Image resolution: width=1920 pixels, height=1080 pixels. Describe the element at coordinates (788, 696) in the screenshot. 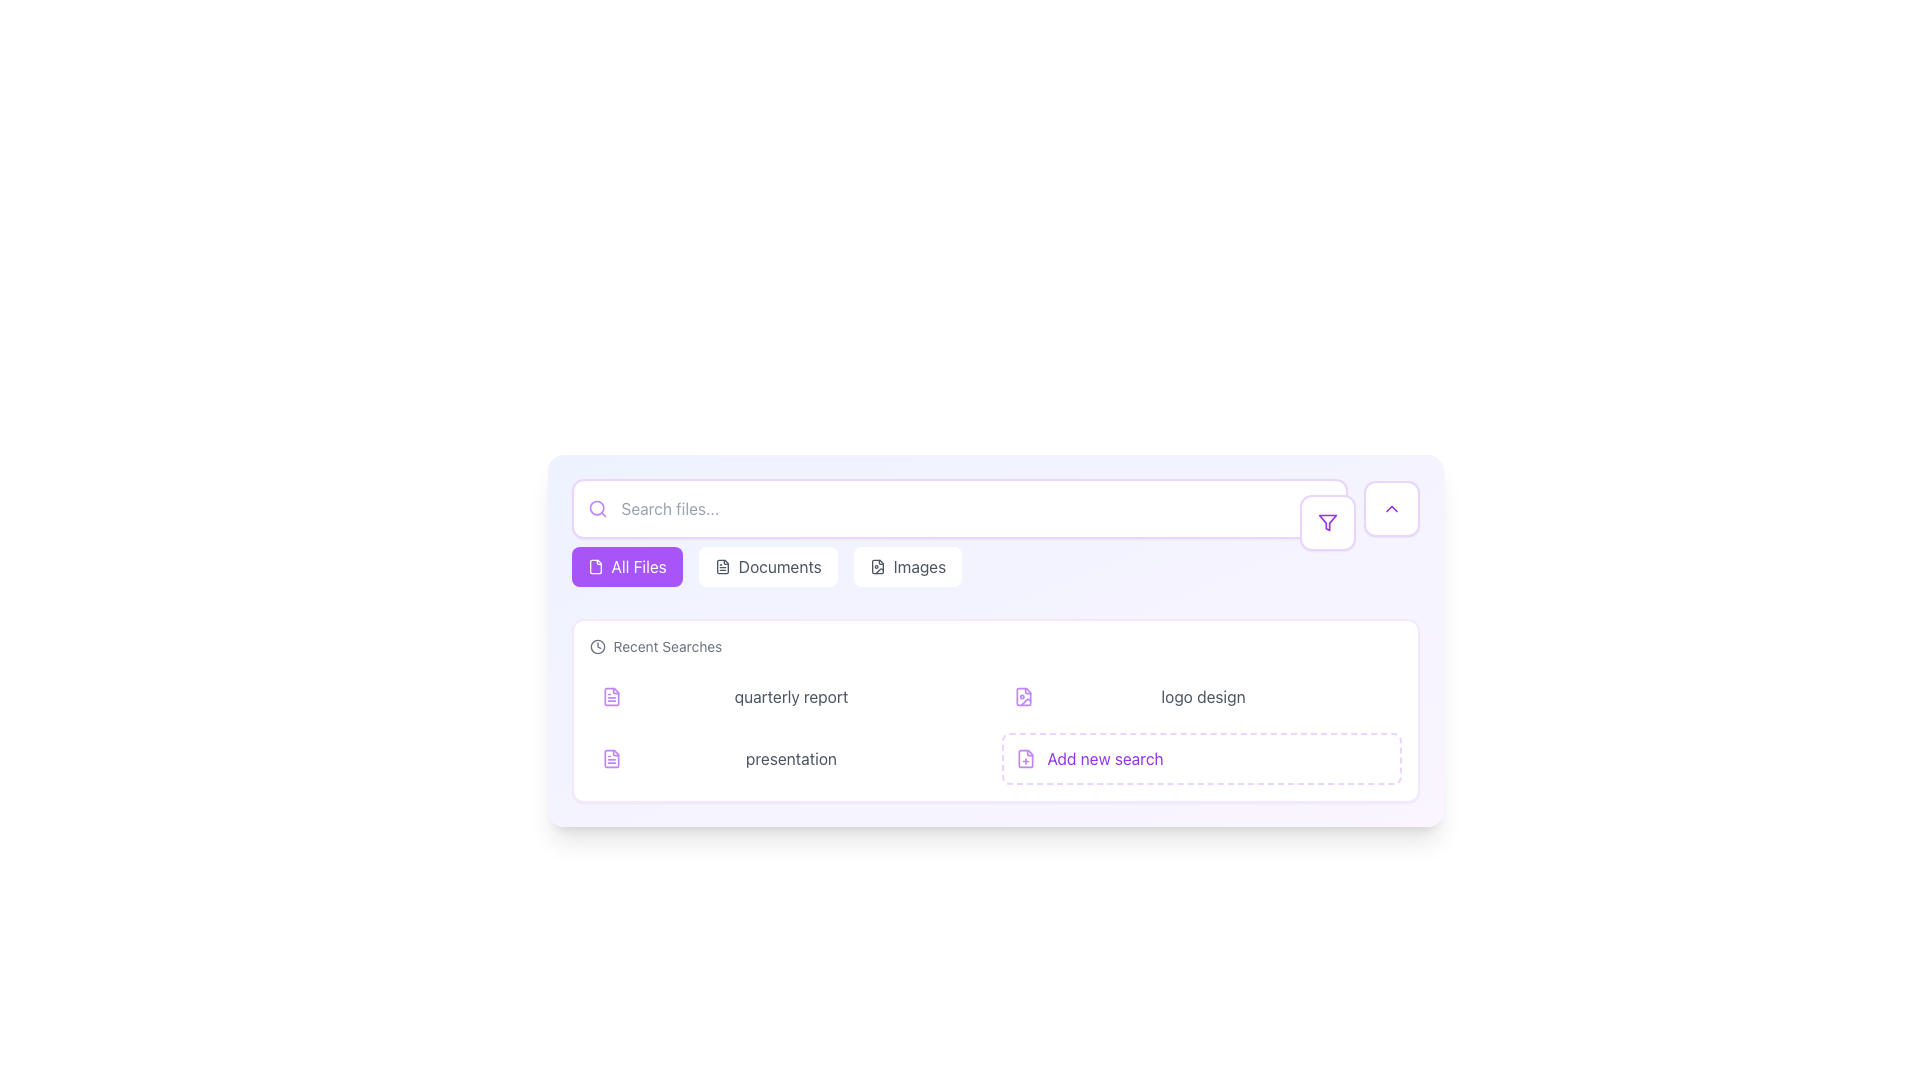

I see `the first selectable item in the 'Recent Searches' list` at that location.